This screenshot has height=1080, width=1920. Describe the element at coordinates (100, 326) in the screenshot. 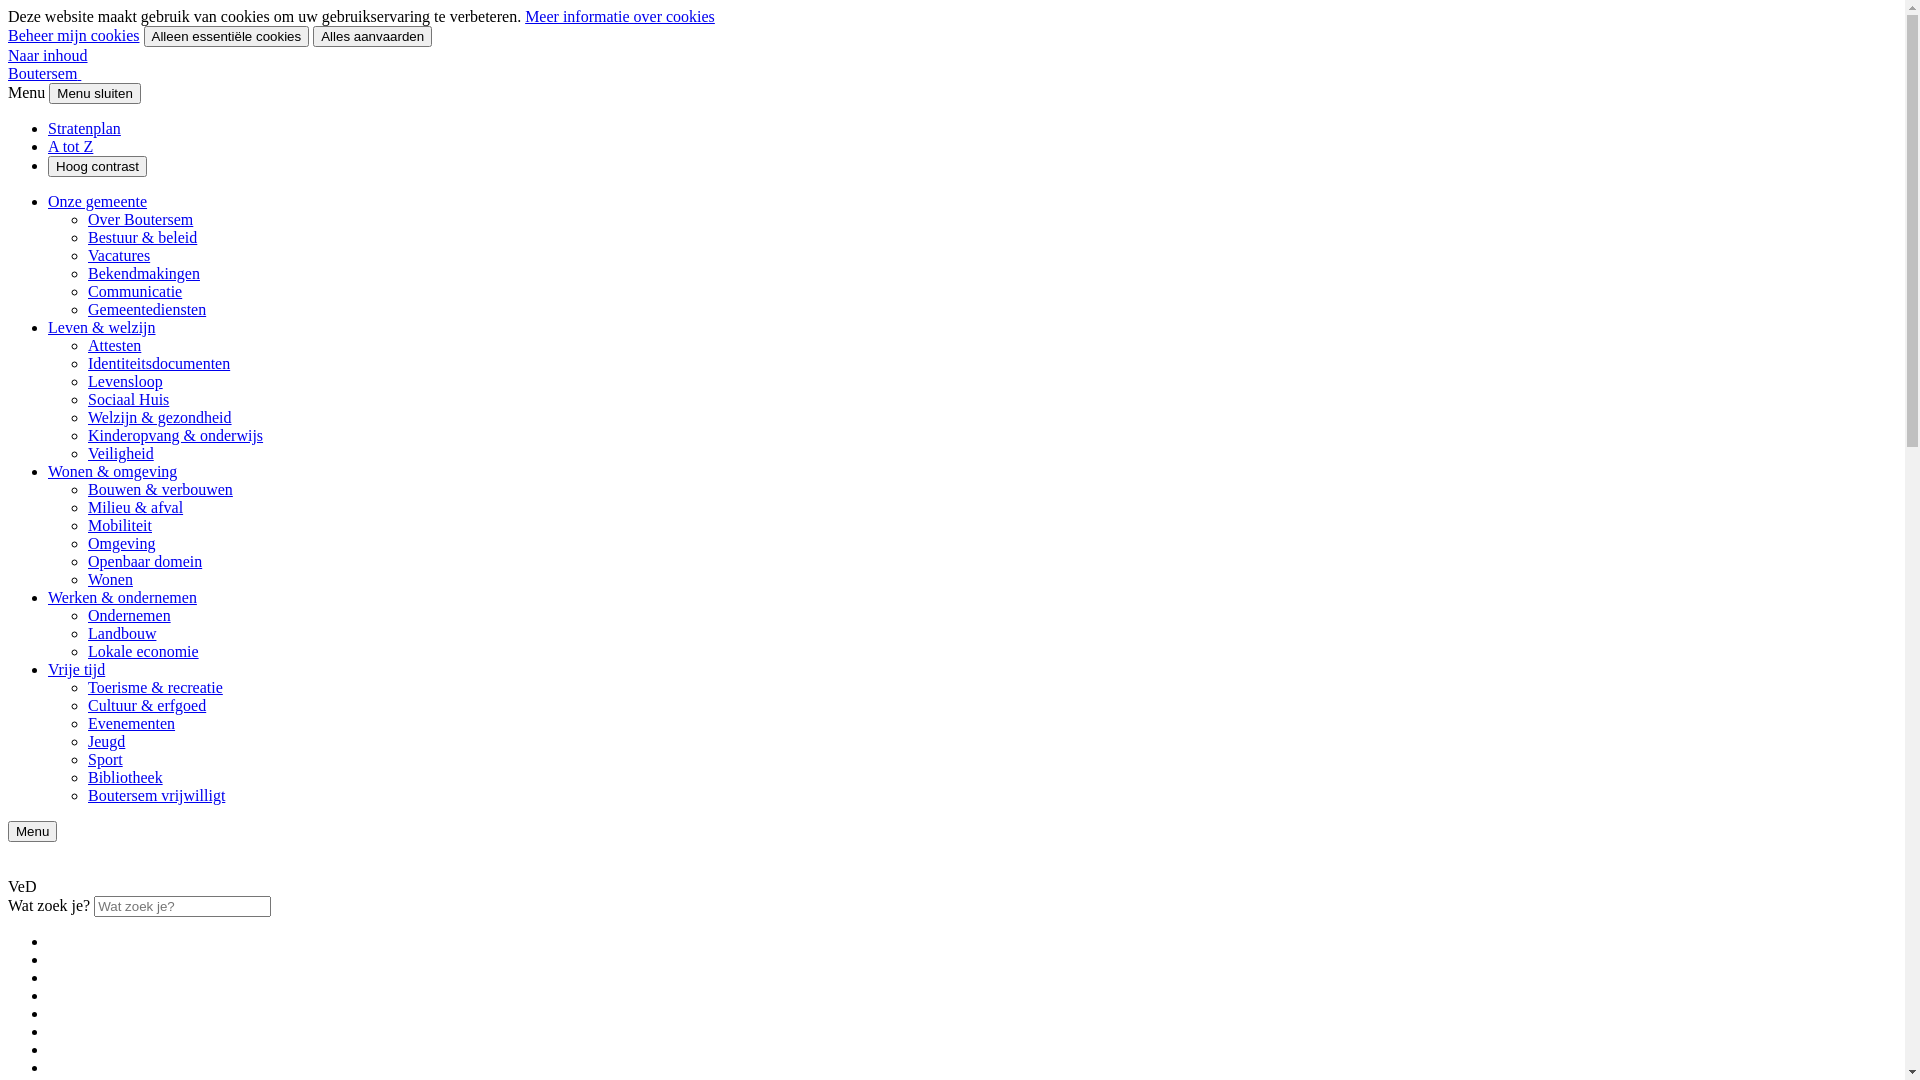

I see `'Leven & welzijn'` at that location.